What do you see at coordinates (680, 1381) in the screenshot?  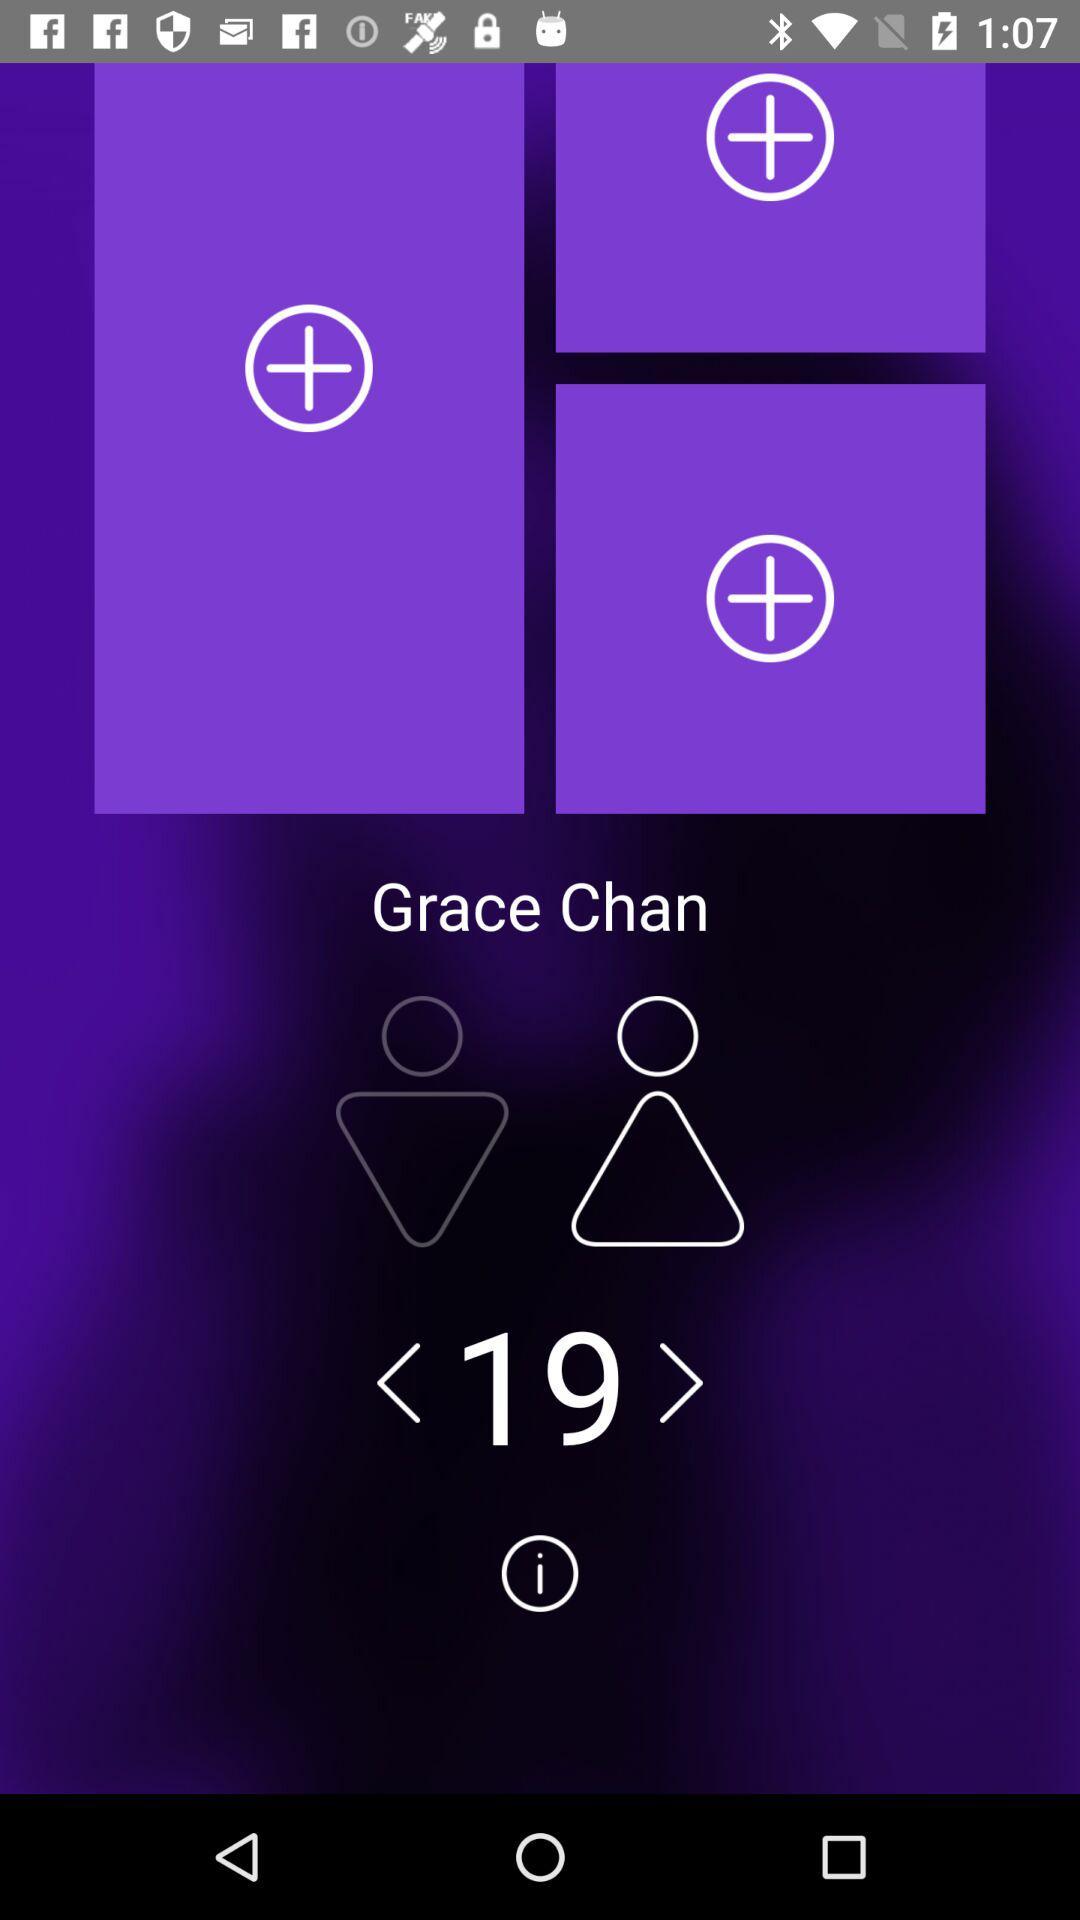 I see `go forward` at bounding box center [680, 1381].